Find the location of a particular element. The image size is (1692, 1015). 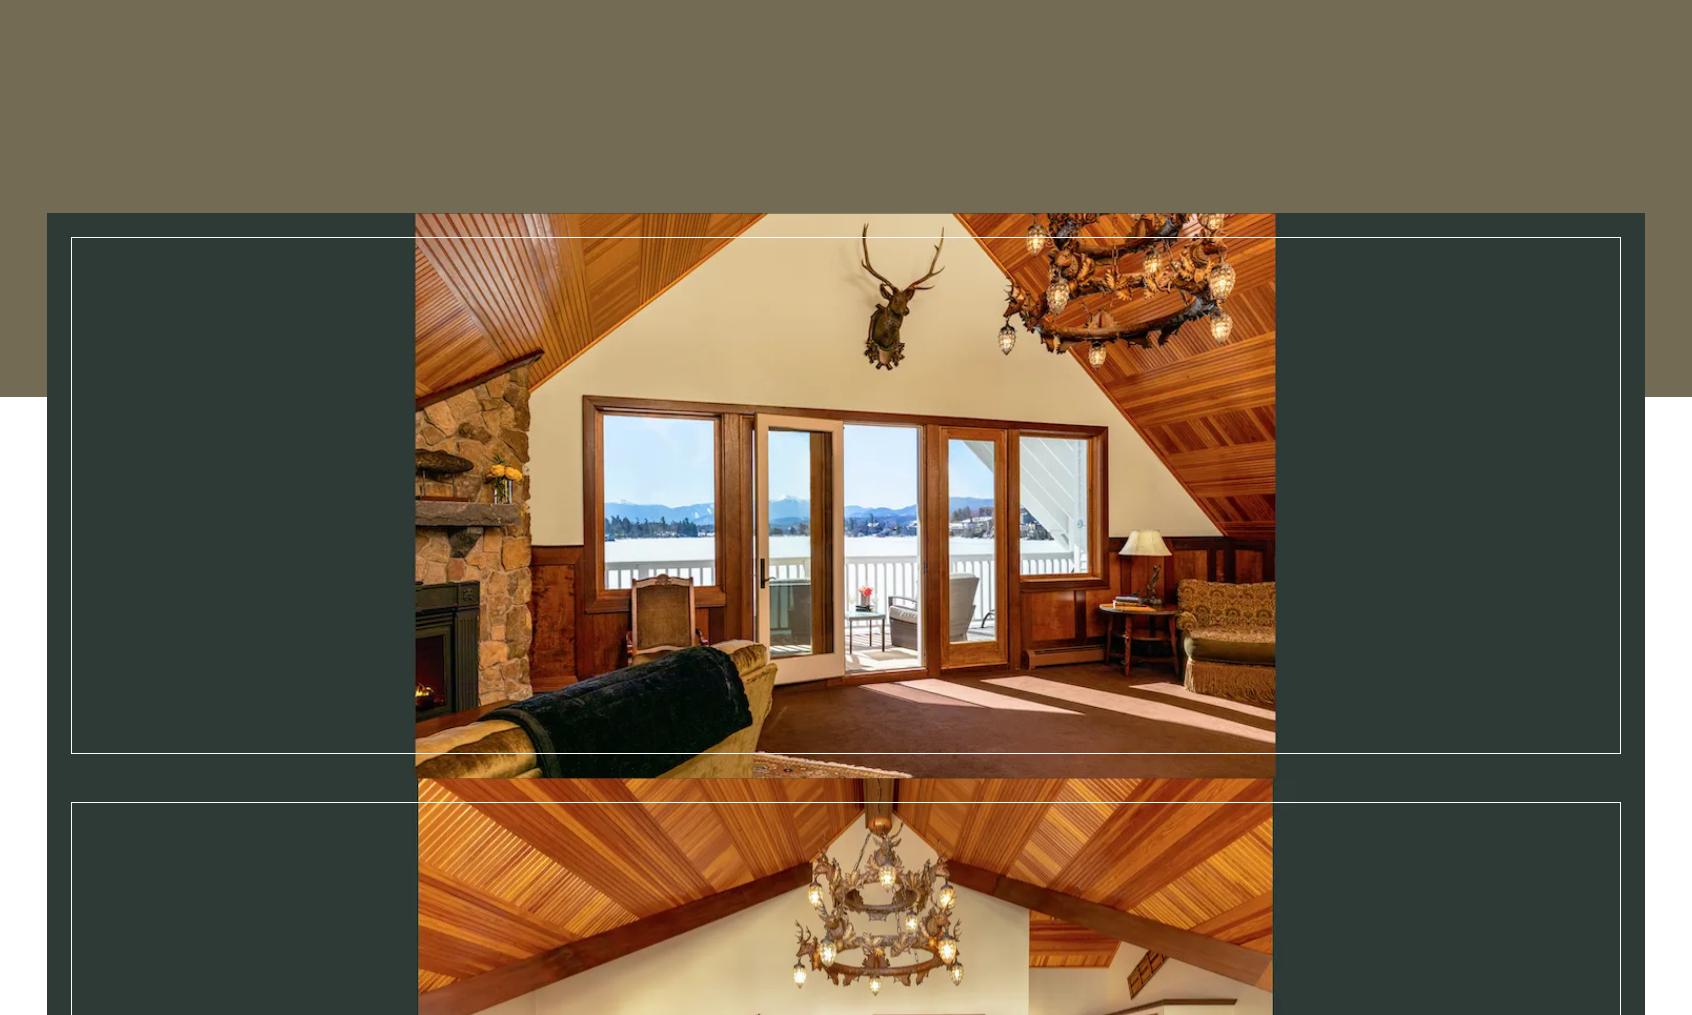

'View Placid Suite' is located at coordinates (1128, 990).